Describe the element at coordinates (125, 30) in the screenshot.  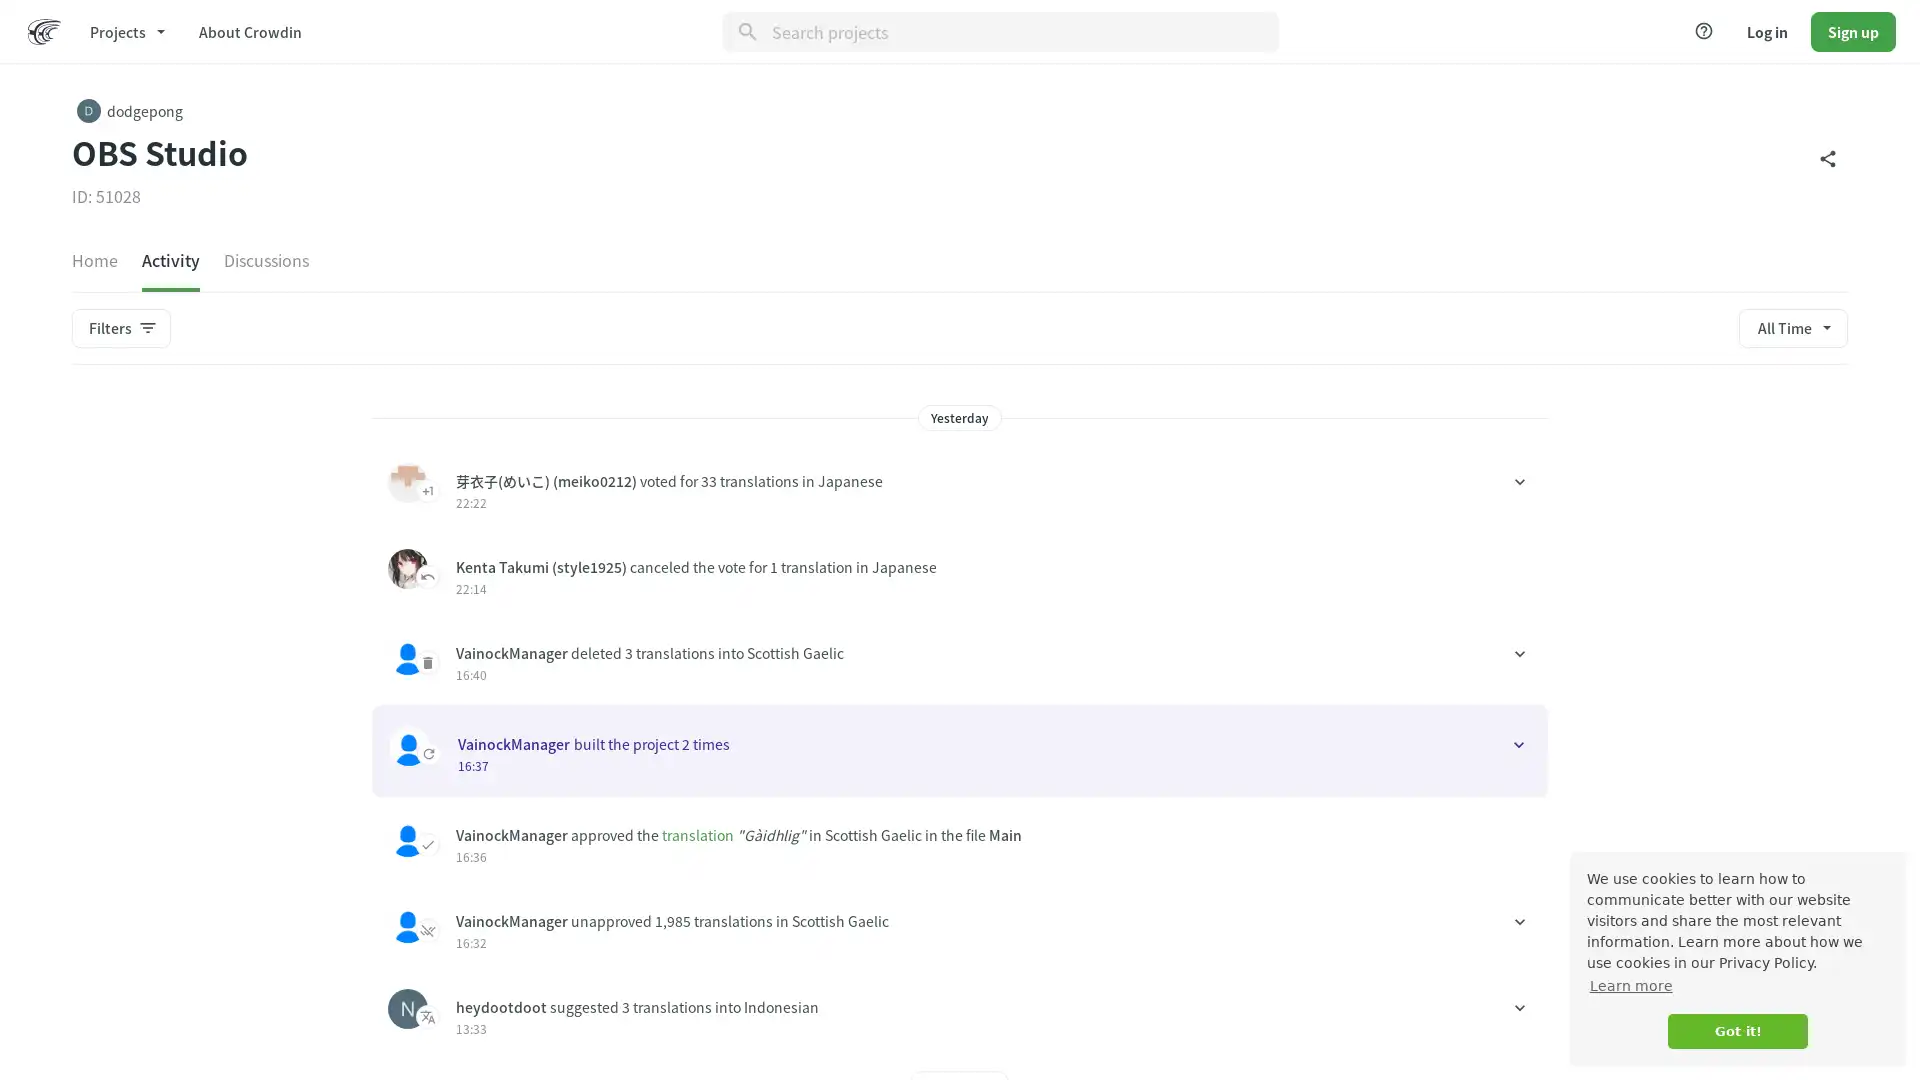
I see `Projects` at that location.